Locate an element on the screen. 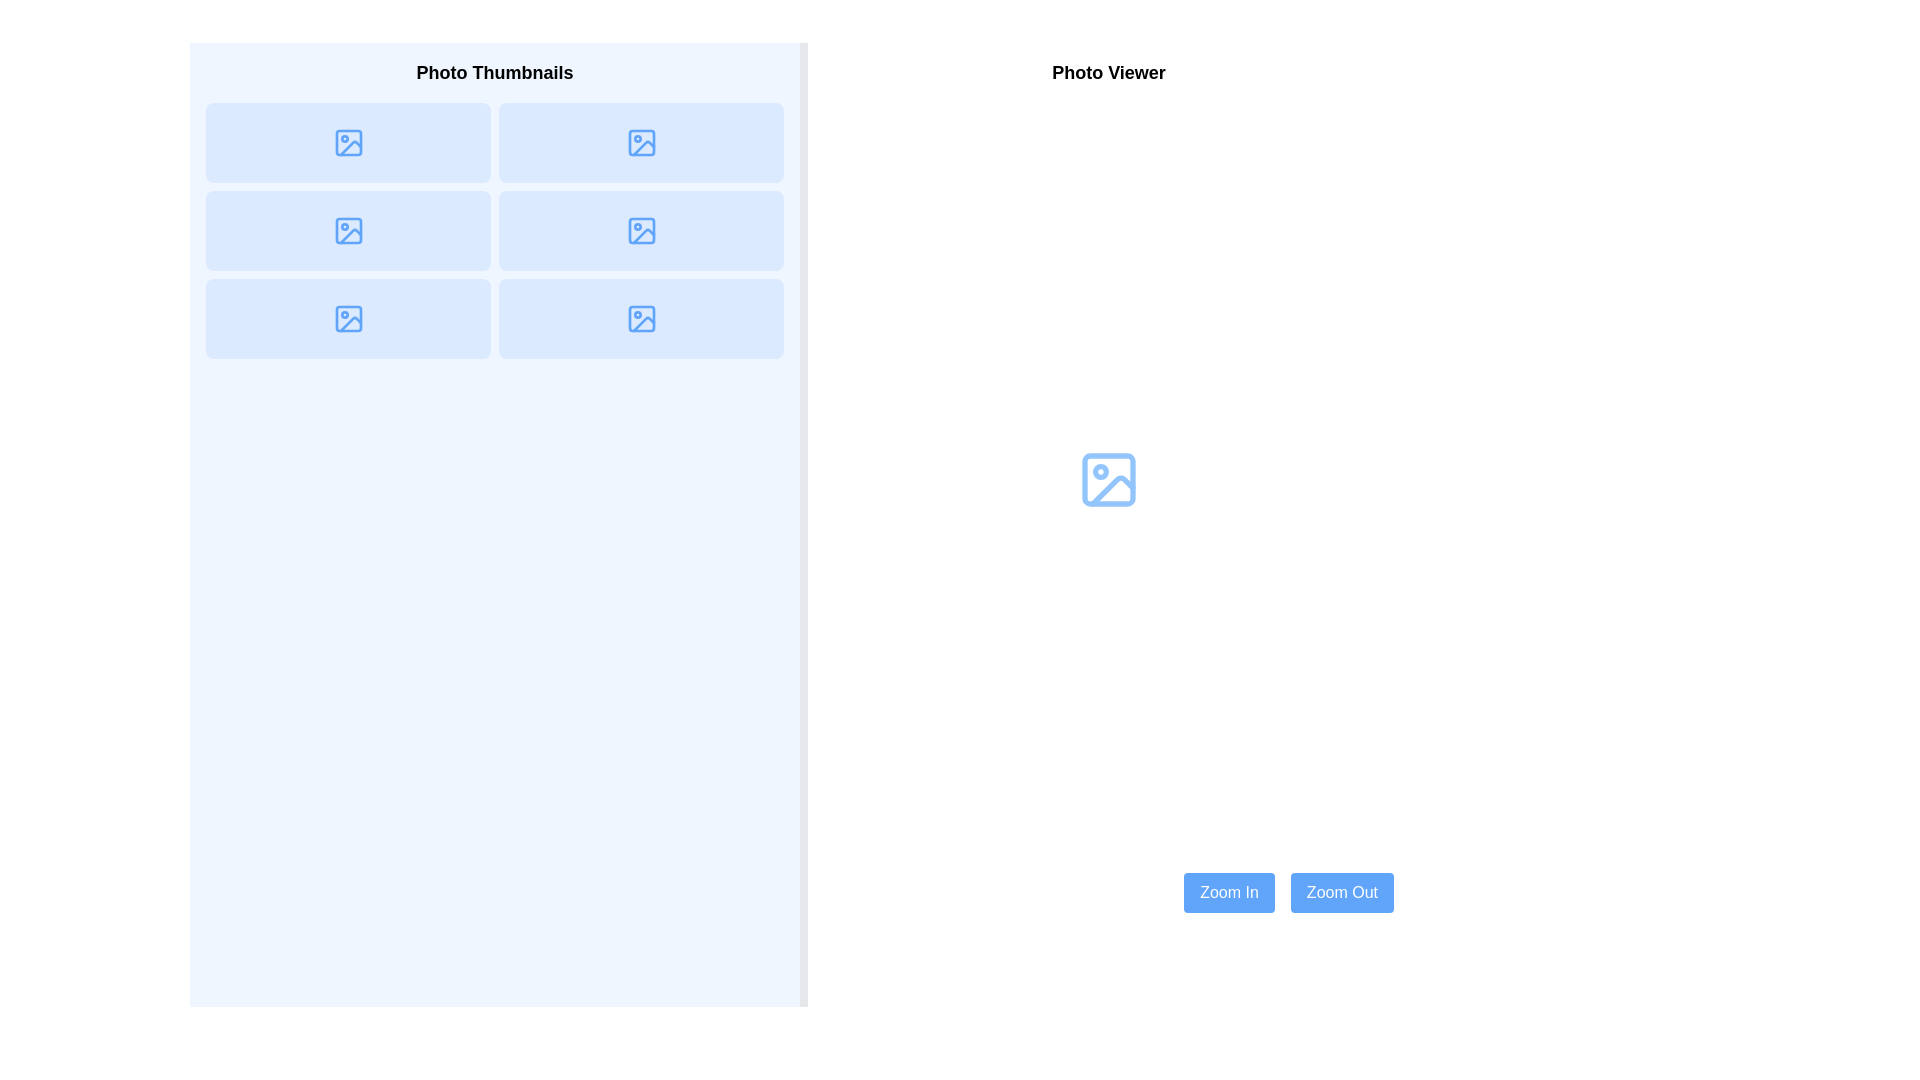 The image size is (1920, 1080). the decorative indicator located in the middle column of the second row of the thumbnail grid in the photo viewer interface, positioned in the top-right corner of the image icon is located at coordinates (641, 230).